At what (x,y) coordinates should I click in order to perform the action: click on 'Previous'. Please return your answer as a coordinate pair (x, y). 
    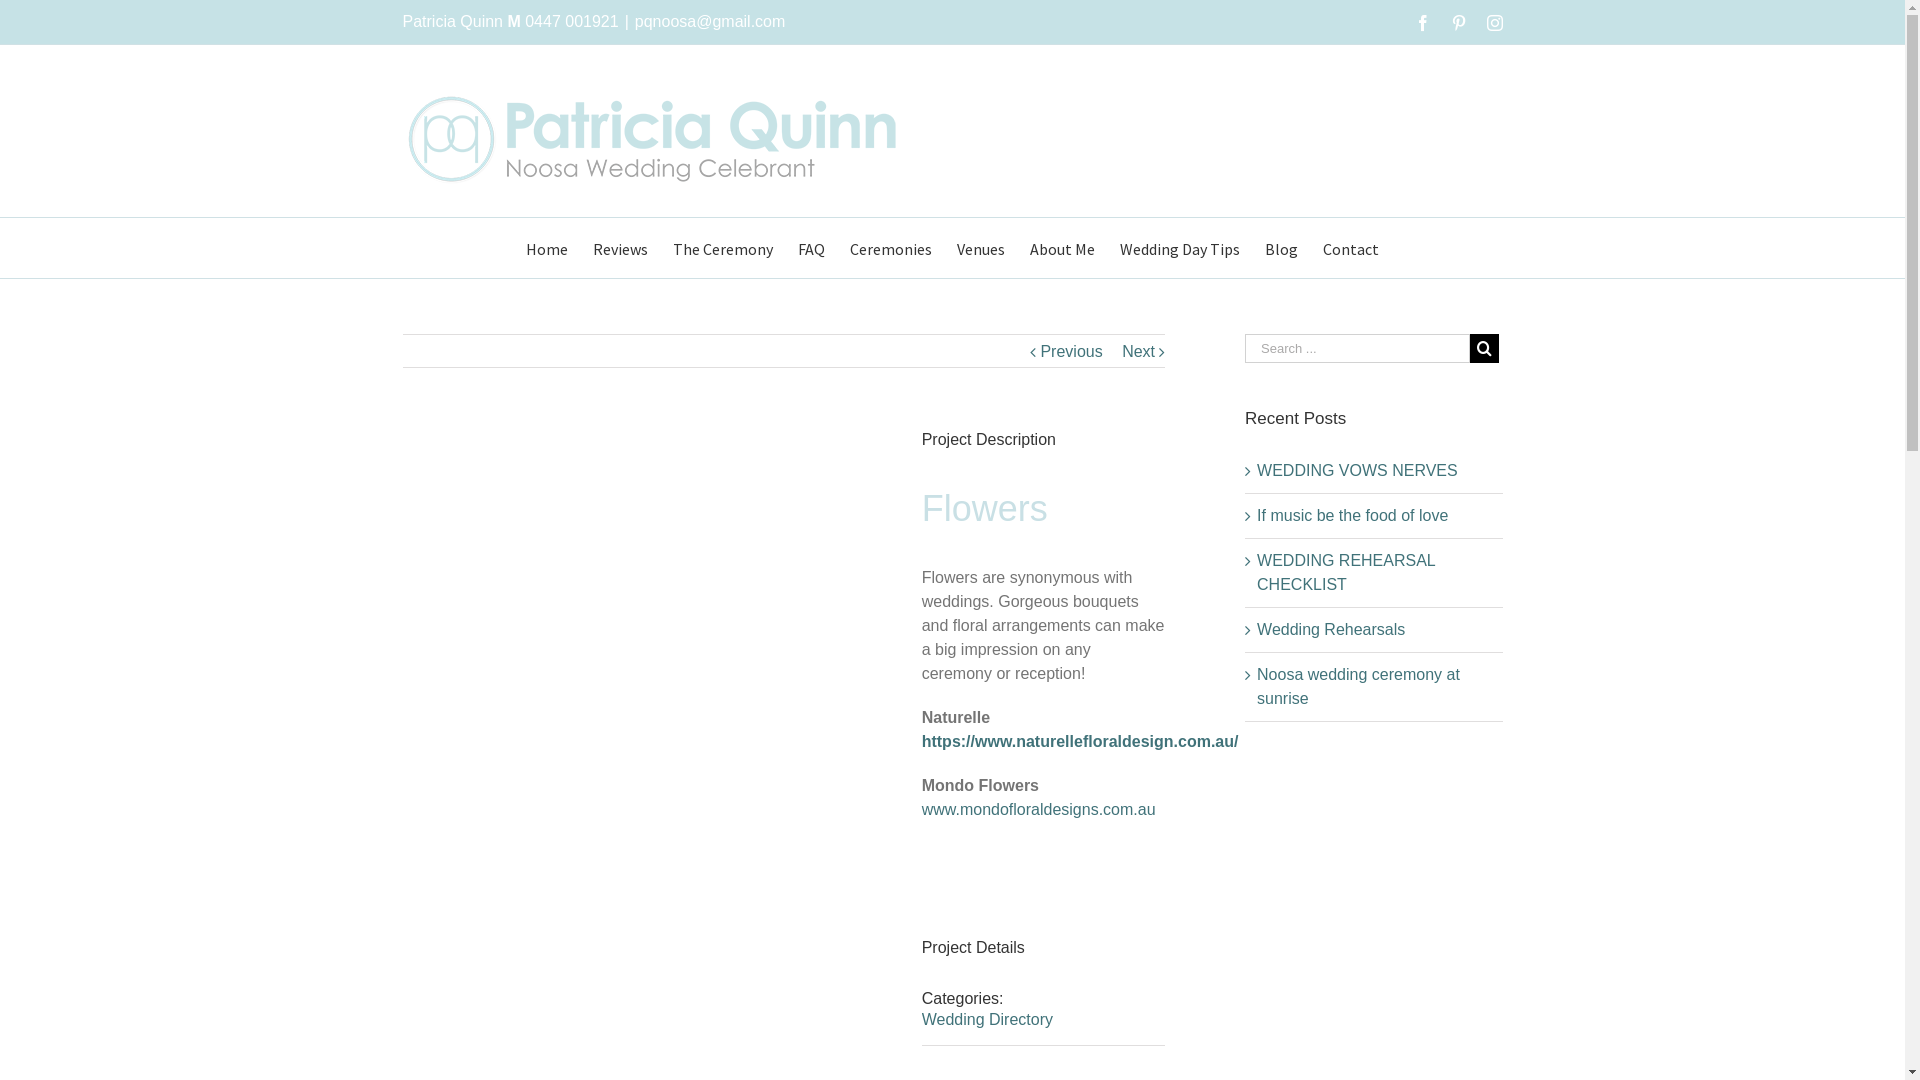
    Looking at the image, I should click on (1069, 350).